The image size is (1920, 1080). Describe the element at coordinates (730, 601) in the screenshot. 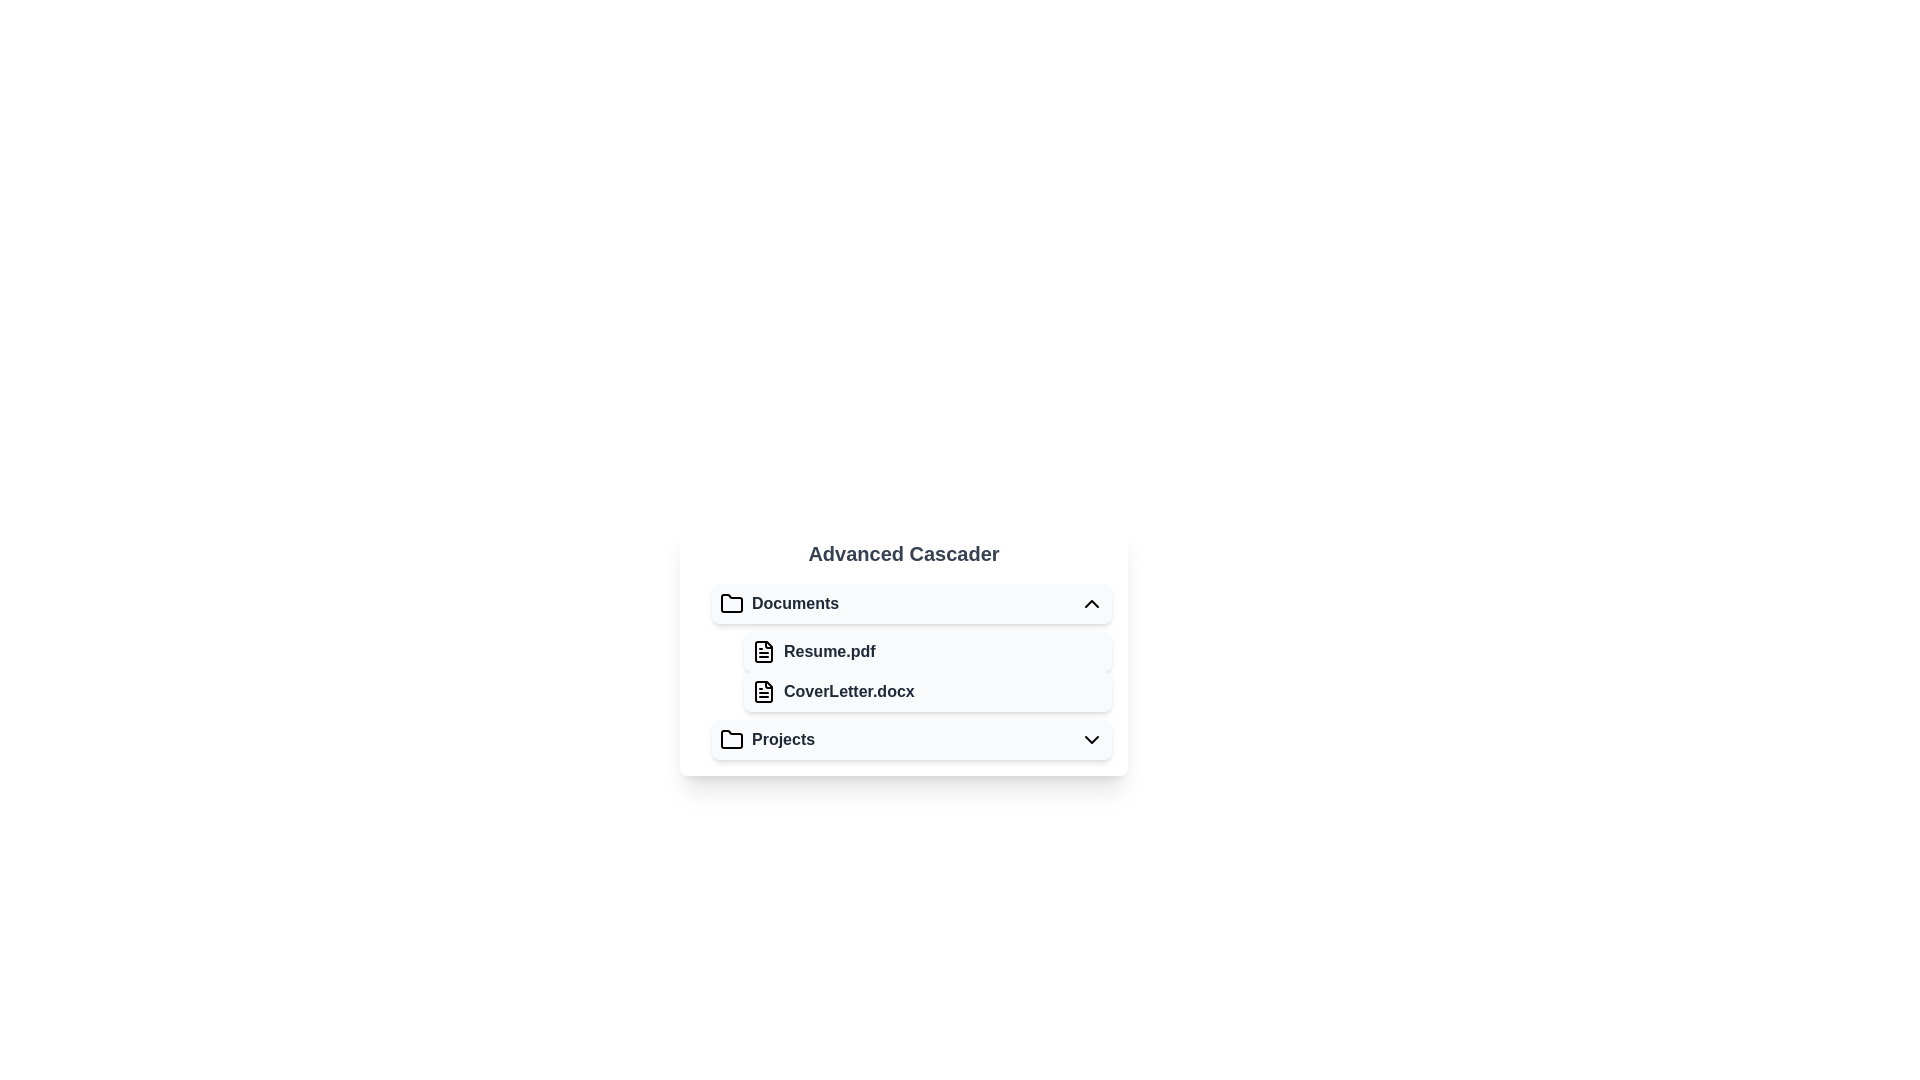

I see `the 'Documents' icon located to the left of the 'Documents' label in the cascading menu, which serves as the visual indicator for the first expandable list item` at that location.